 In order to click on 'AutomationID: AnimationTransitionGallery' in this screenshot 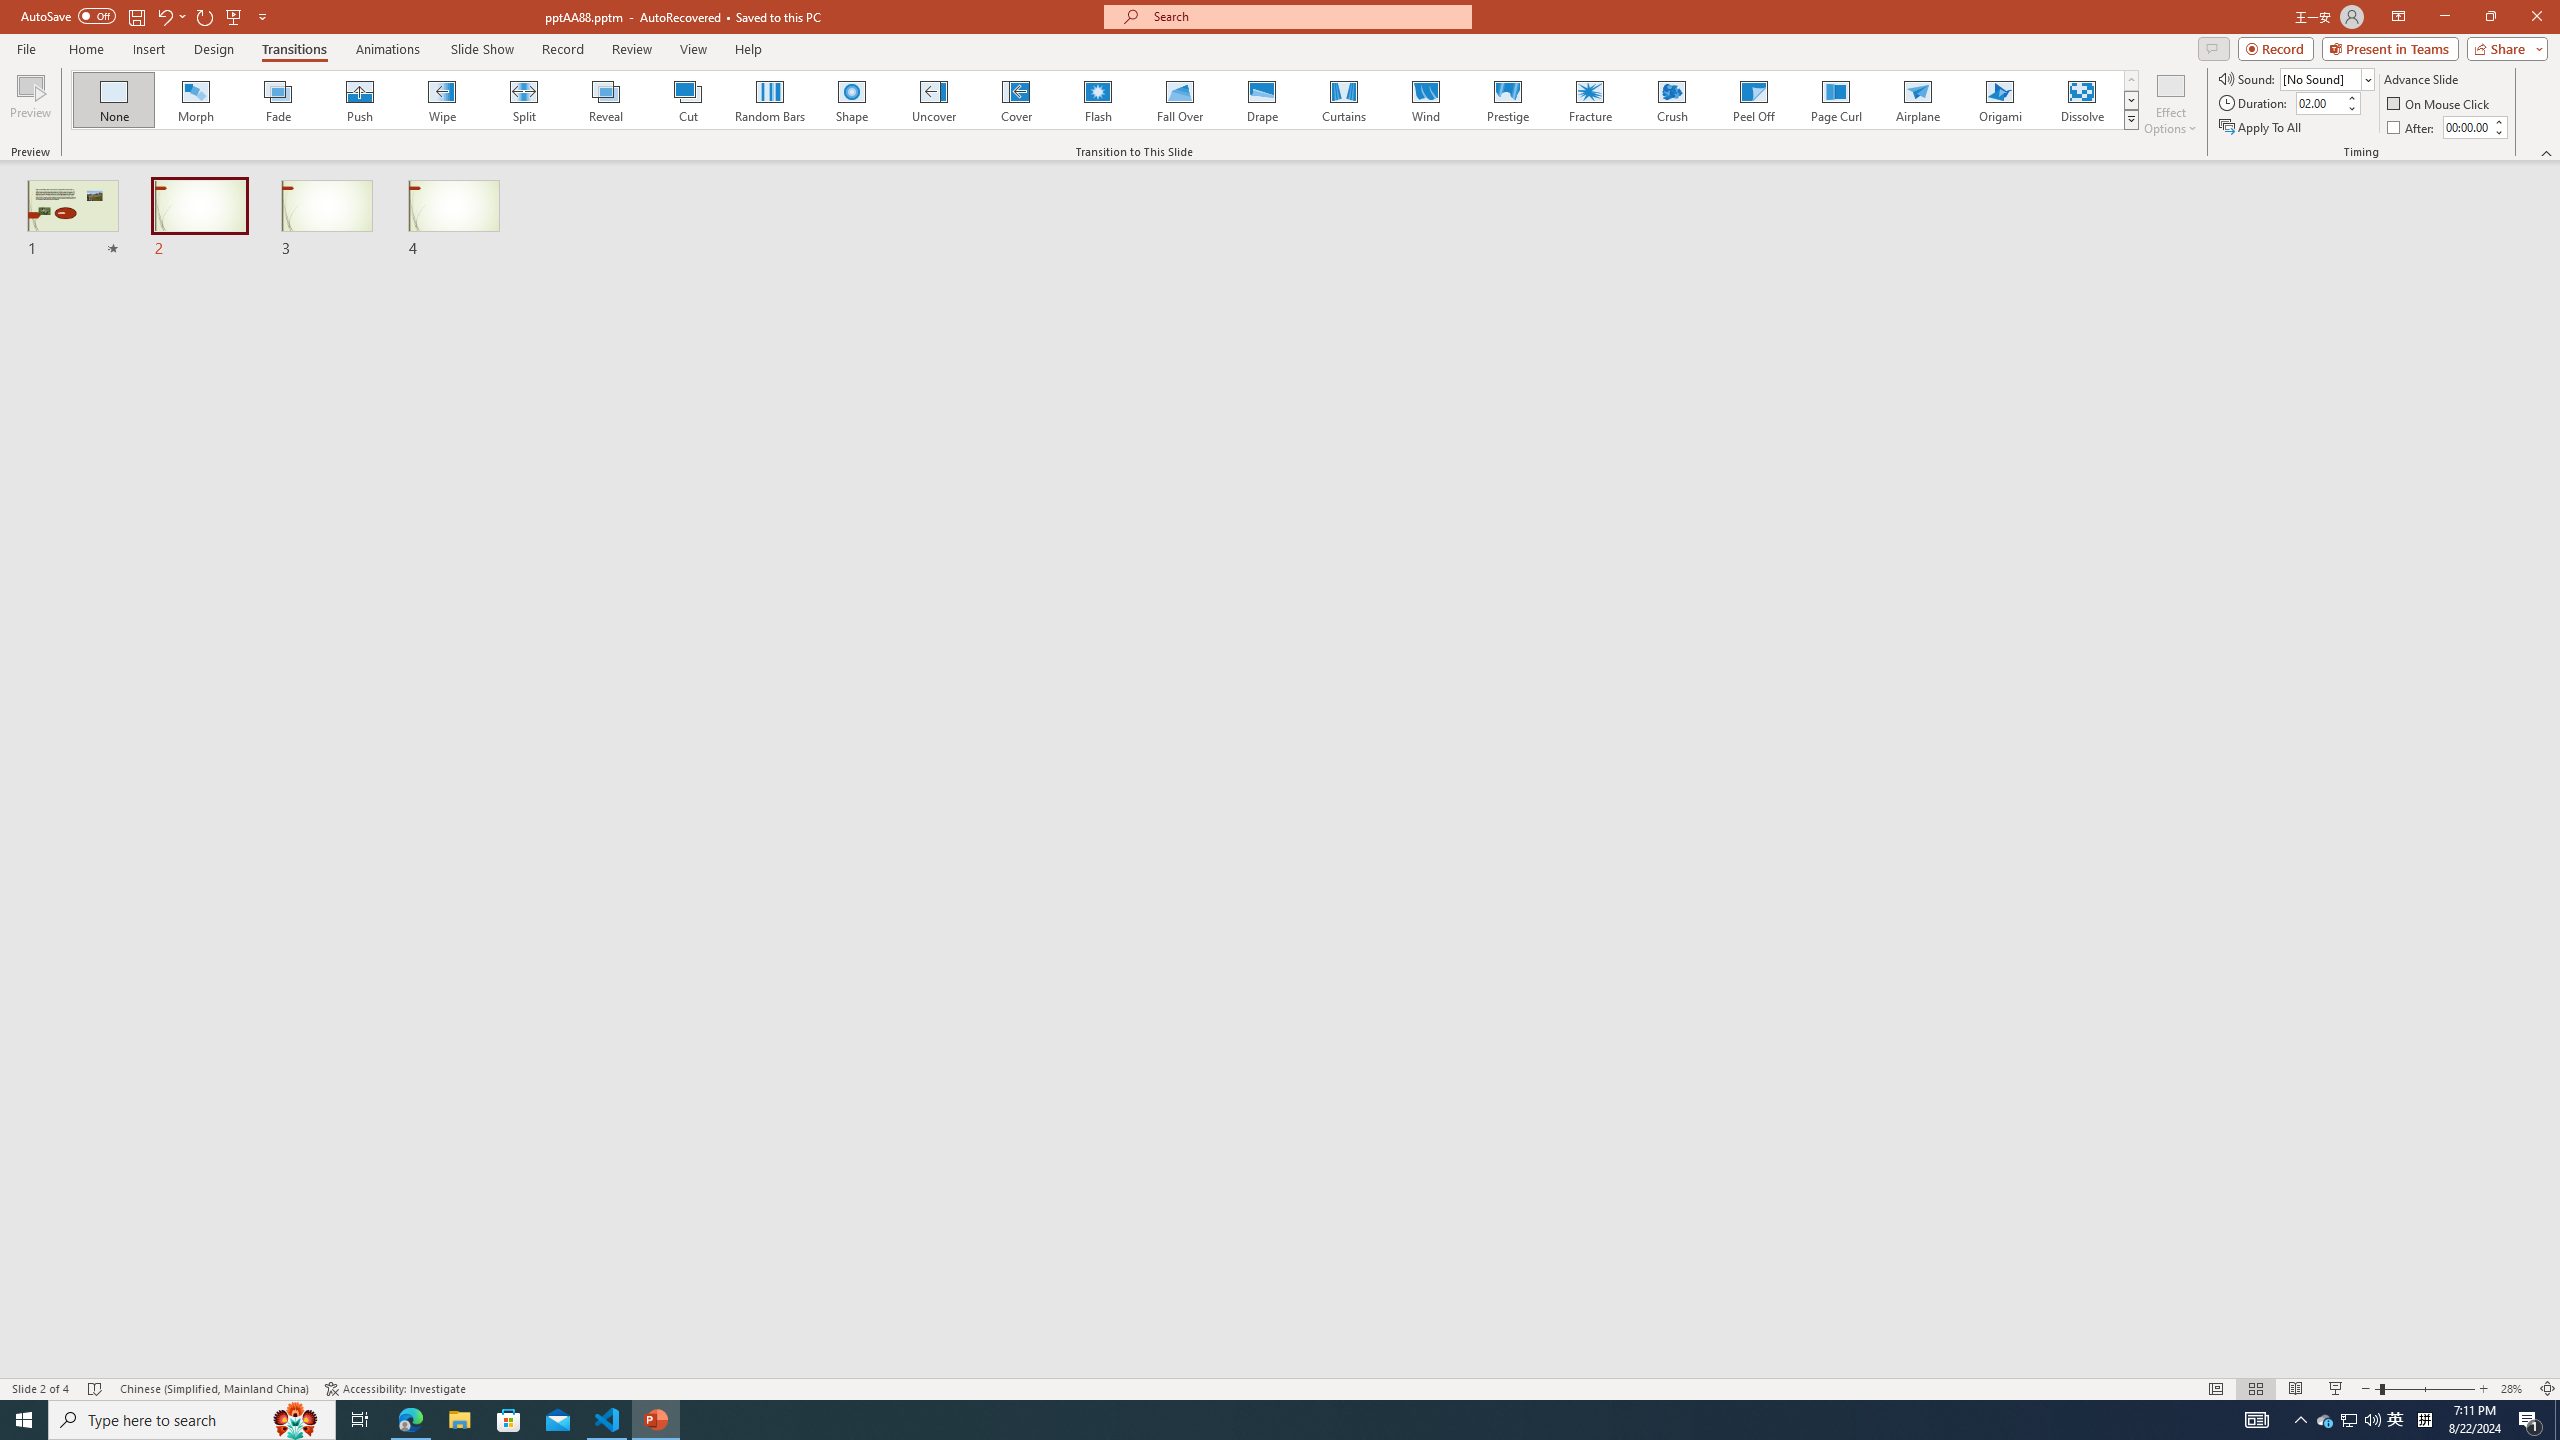, I will do `click(1104, 99)`.